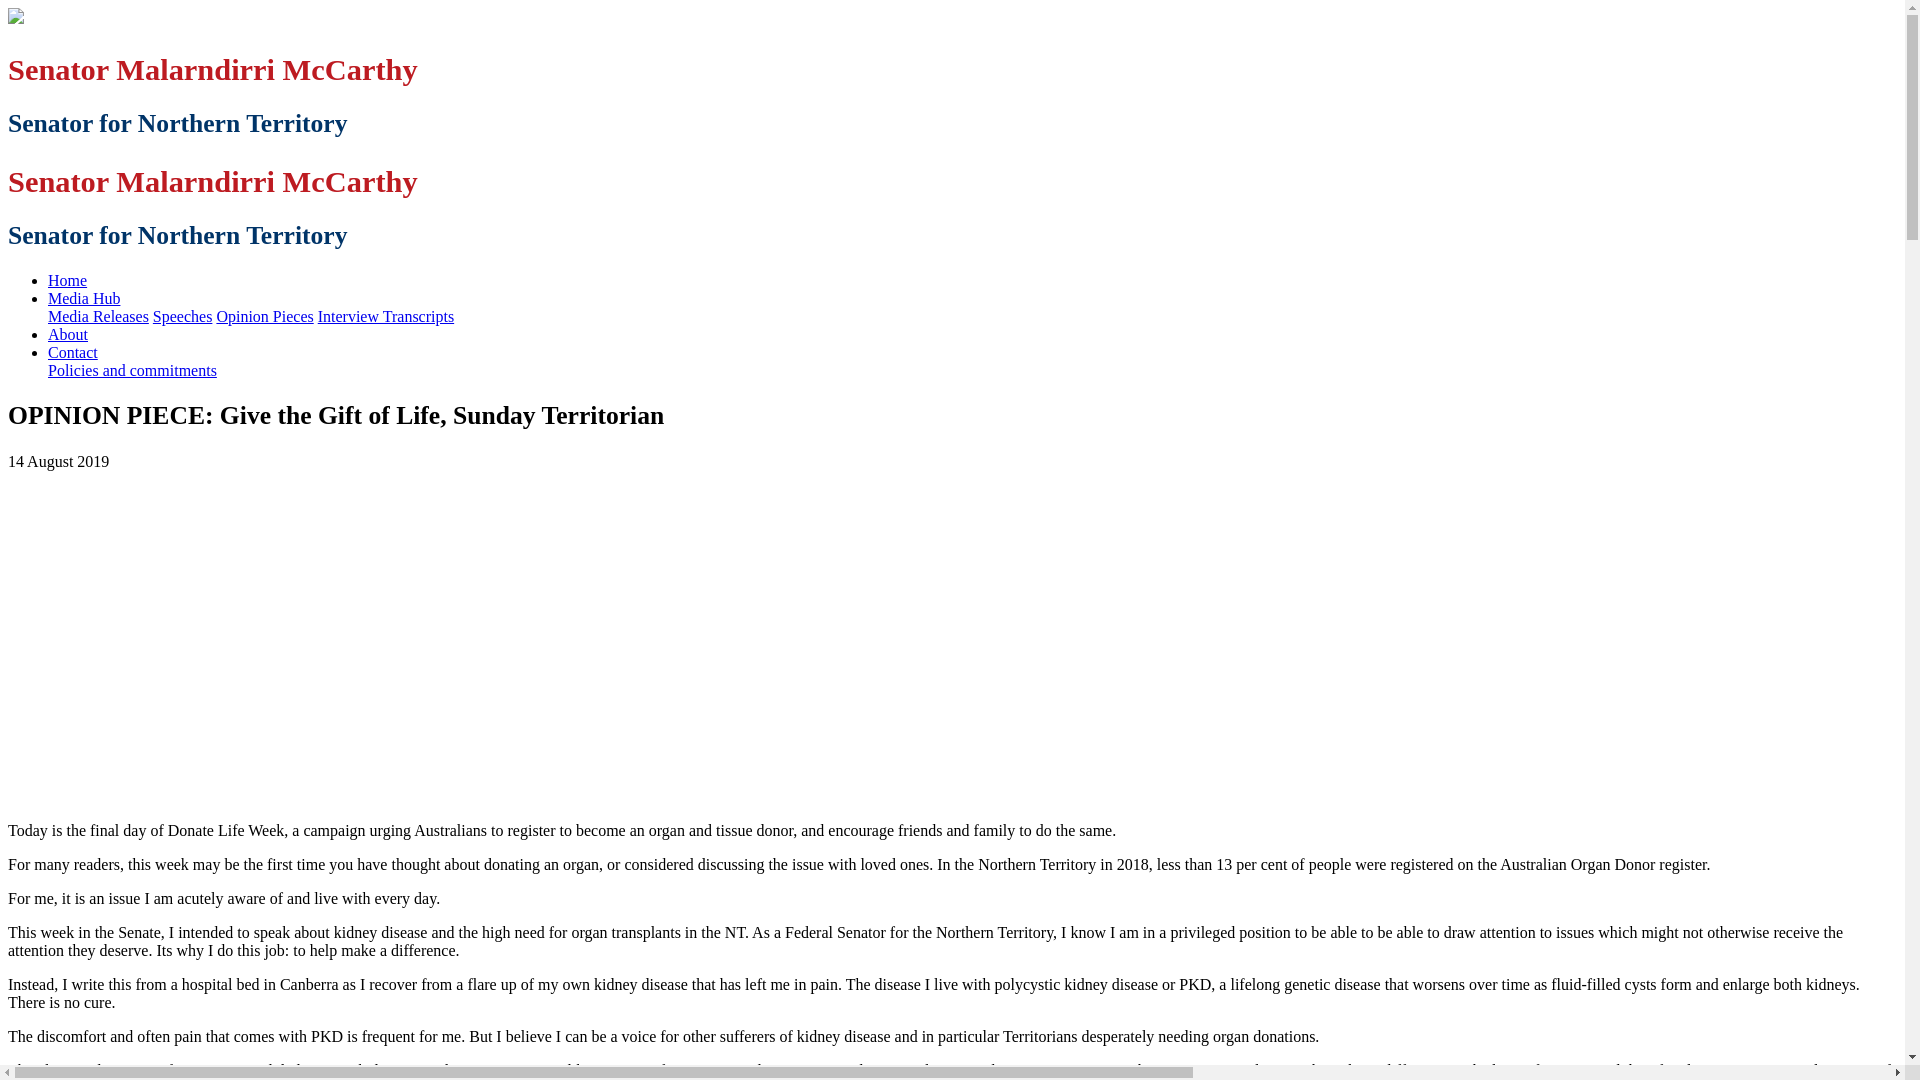  Describe the element at coordinates (263, 315) in the screenshot. I see `'Opinion Pieces'` at that location.